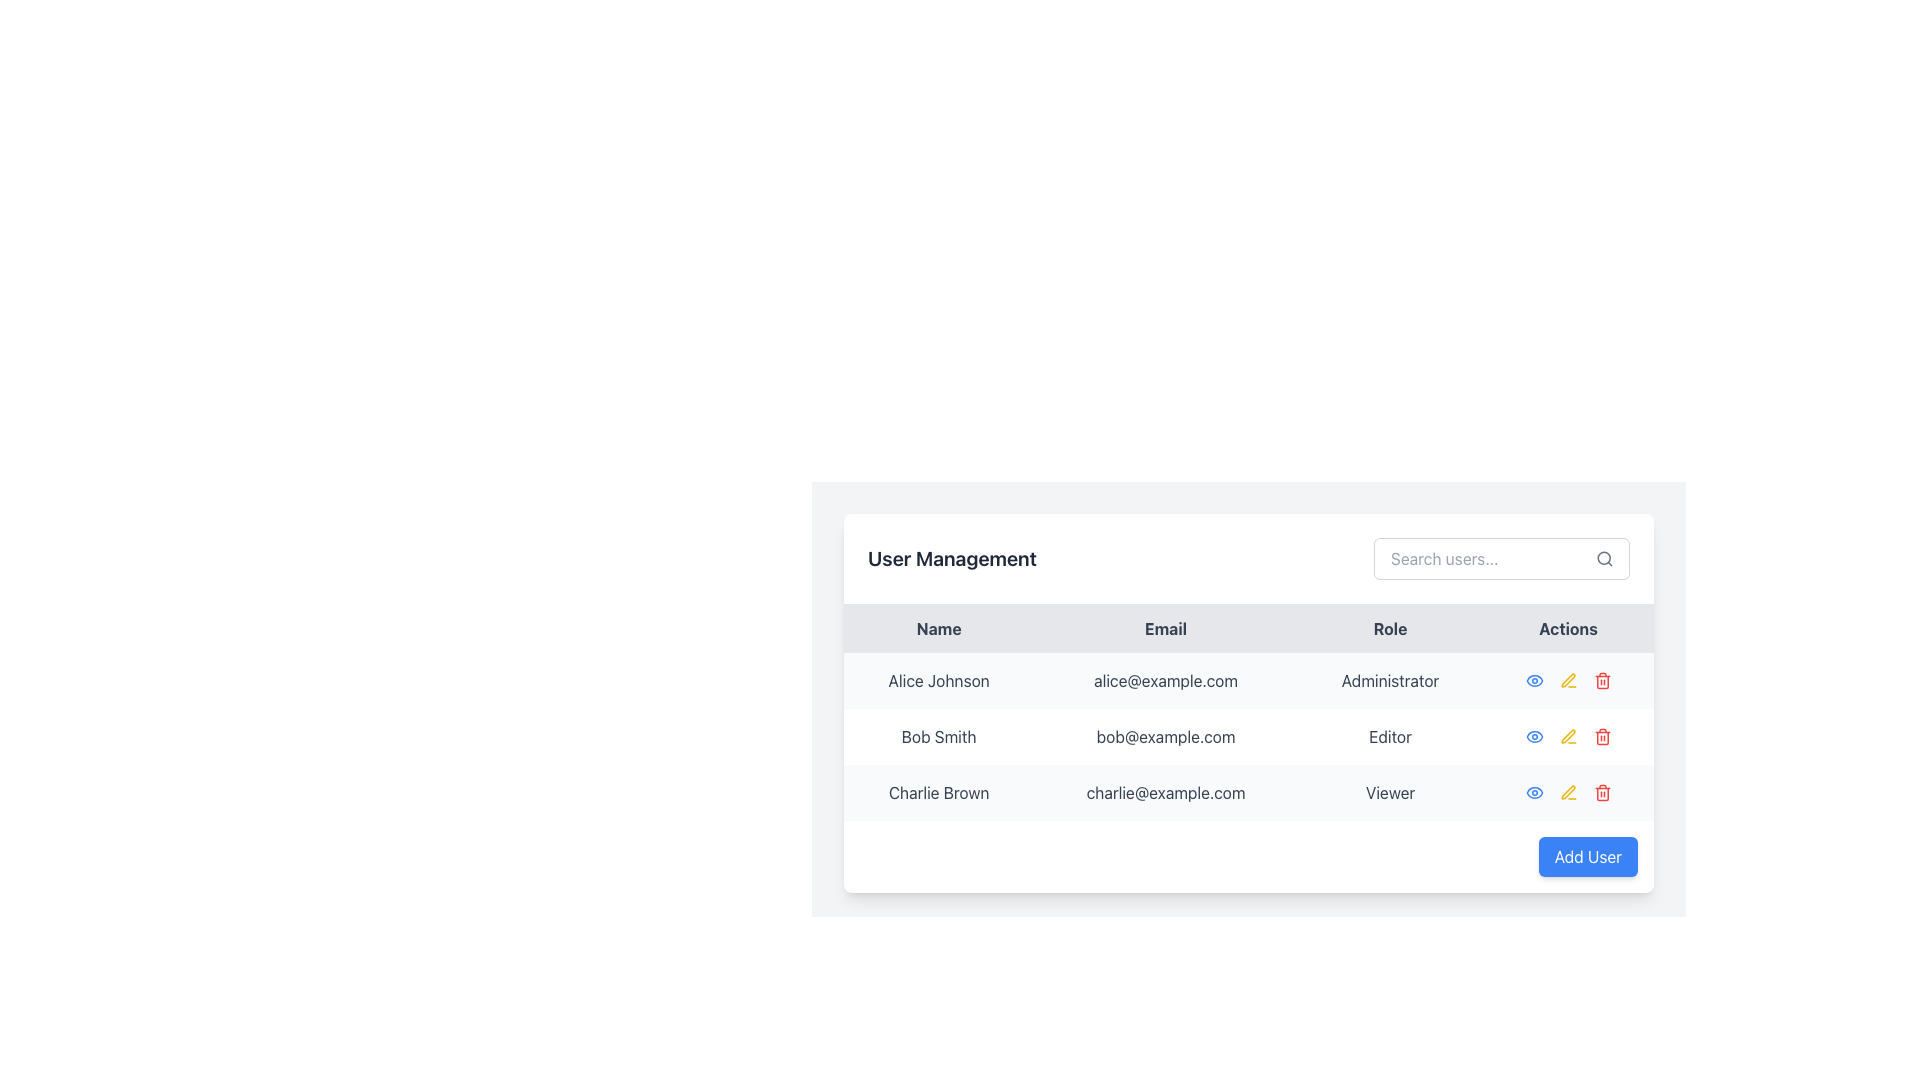  I want to click on to focus on the Search input field located in the 'User Management' section, positioned to the right of the title 'User Management', so click(1502, 559).